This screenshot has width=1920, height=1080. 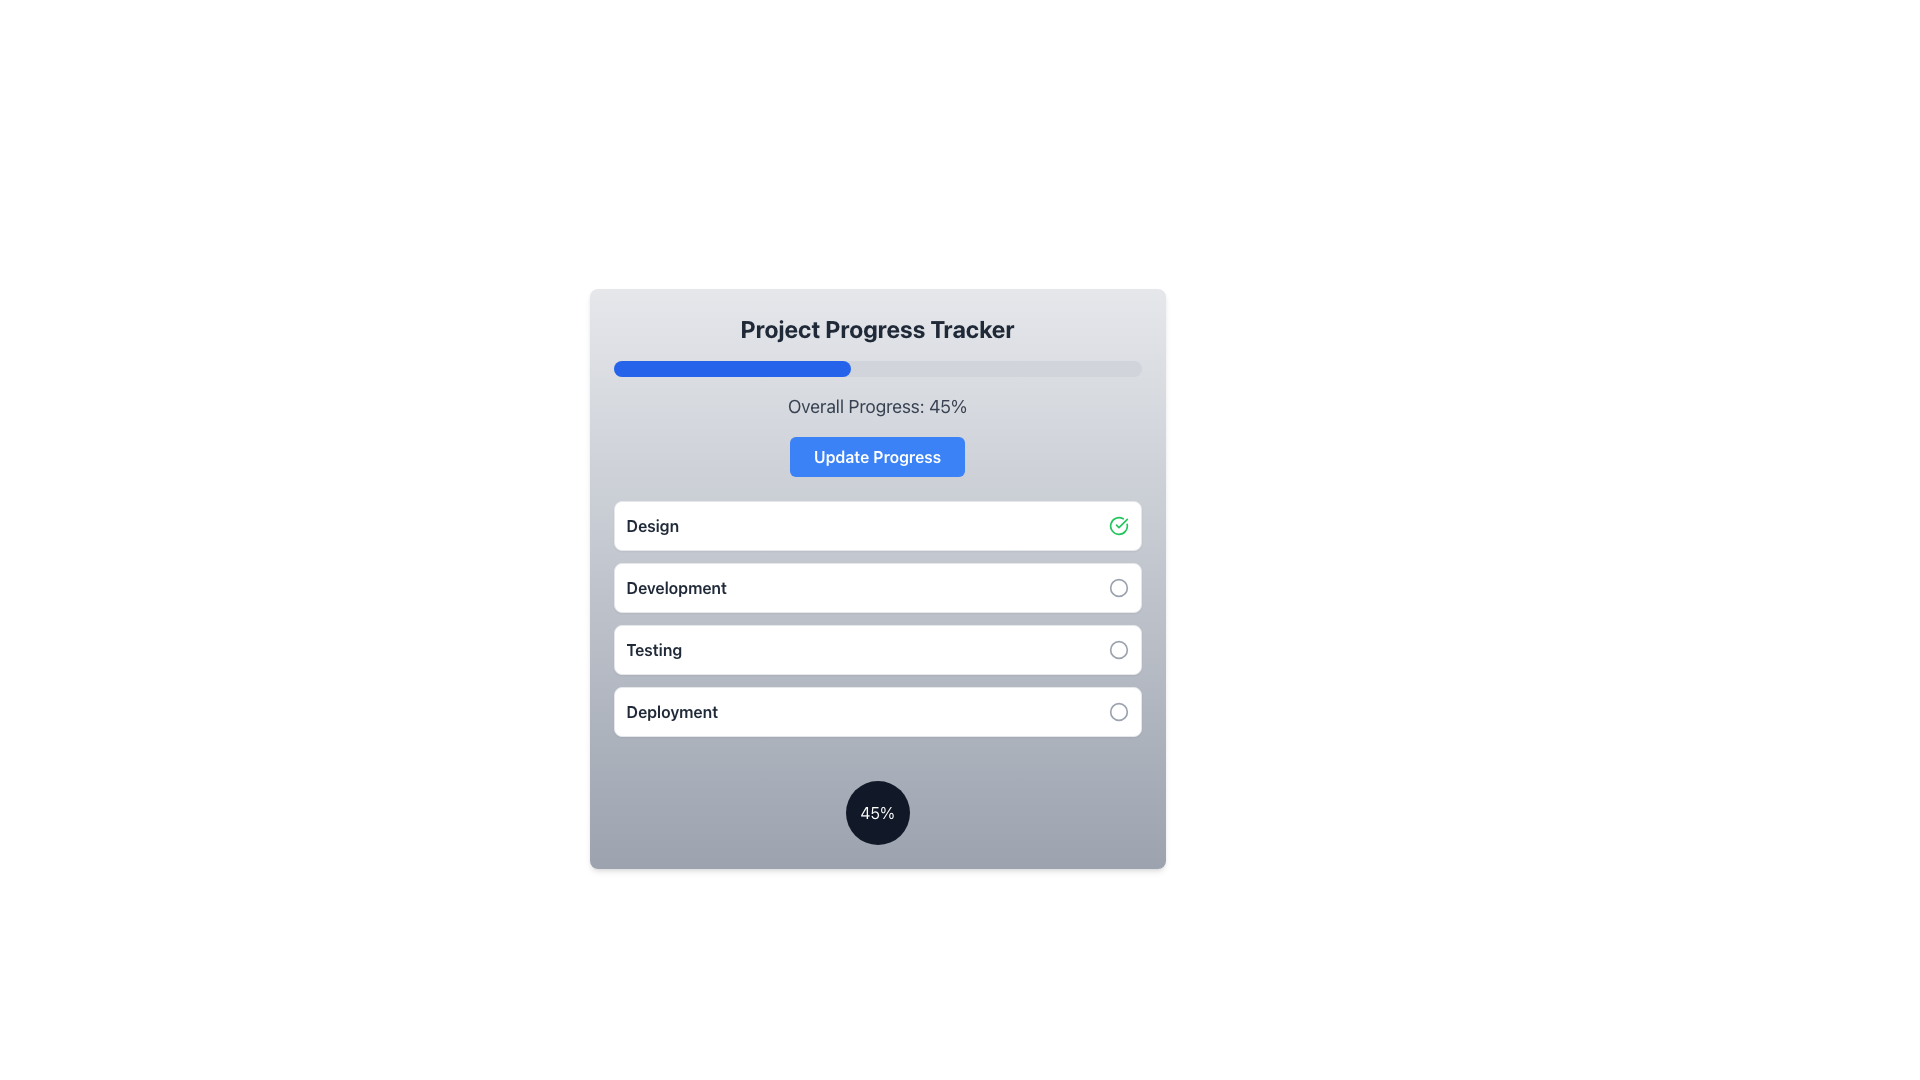 What do you see at coordinates (731, 369) in the screenshot?
I see `the horizontal blue progress indicator bar that is styled with rounded ends and located within a gray track at the top-center of the window` at bounding box center [731, 369].